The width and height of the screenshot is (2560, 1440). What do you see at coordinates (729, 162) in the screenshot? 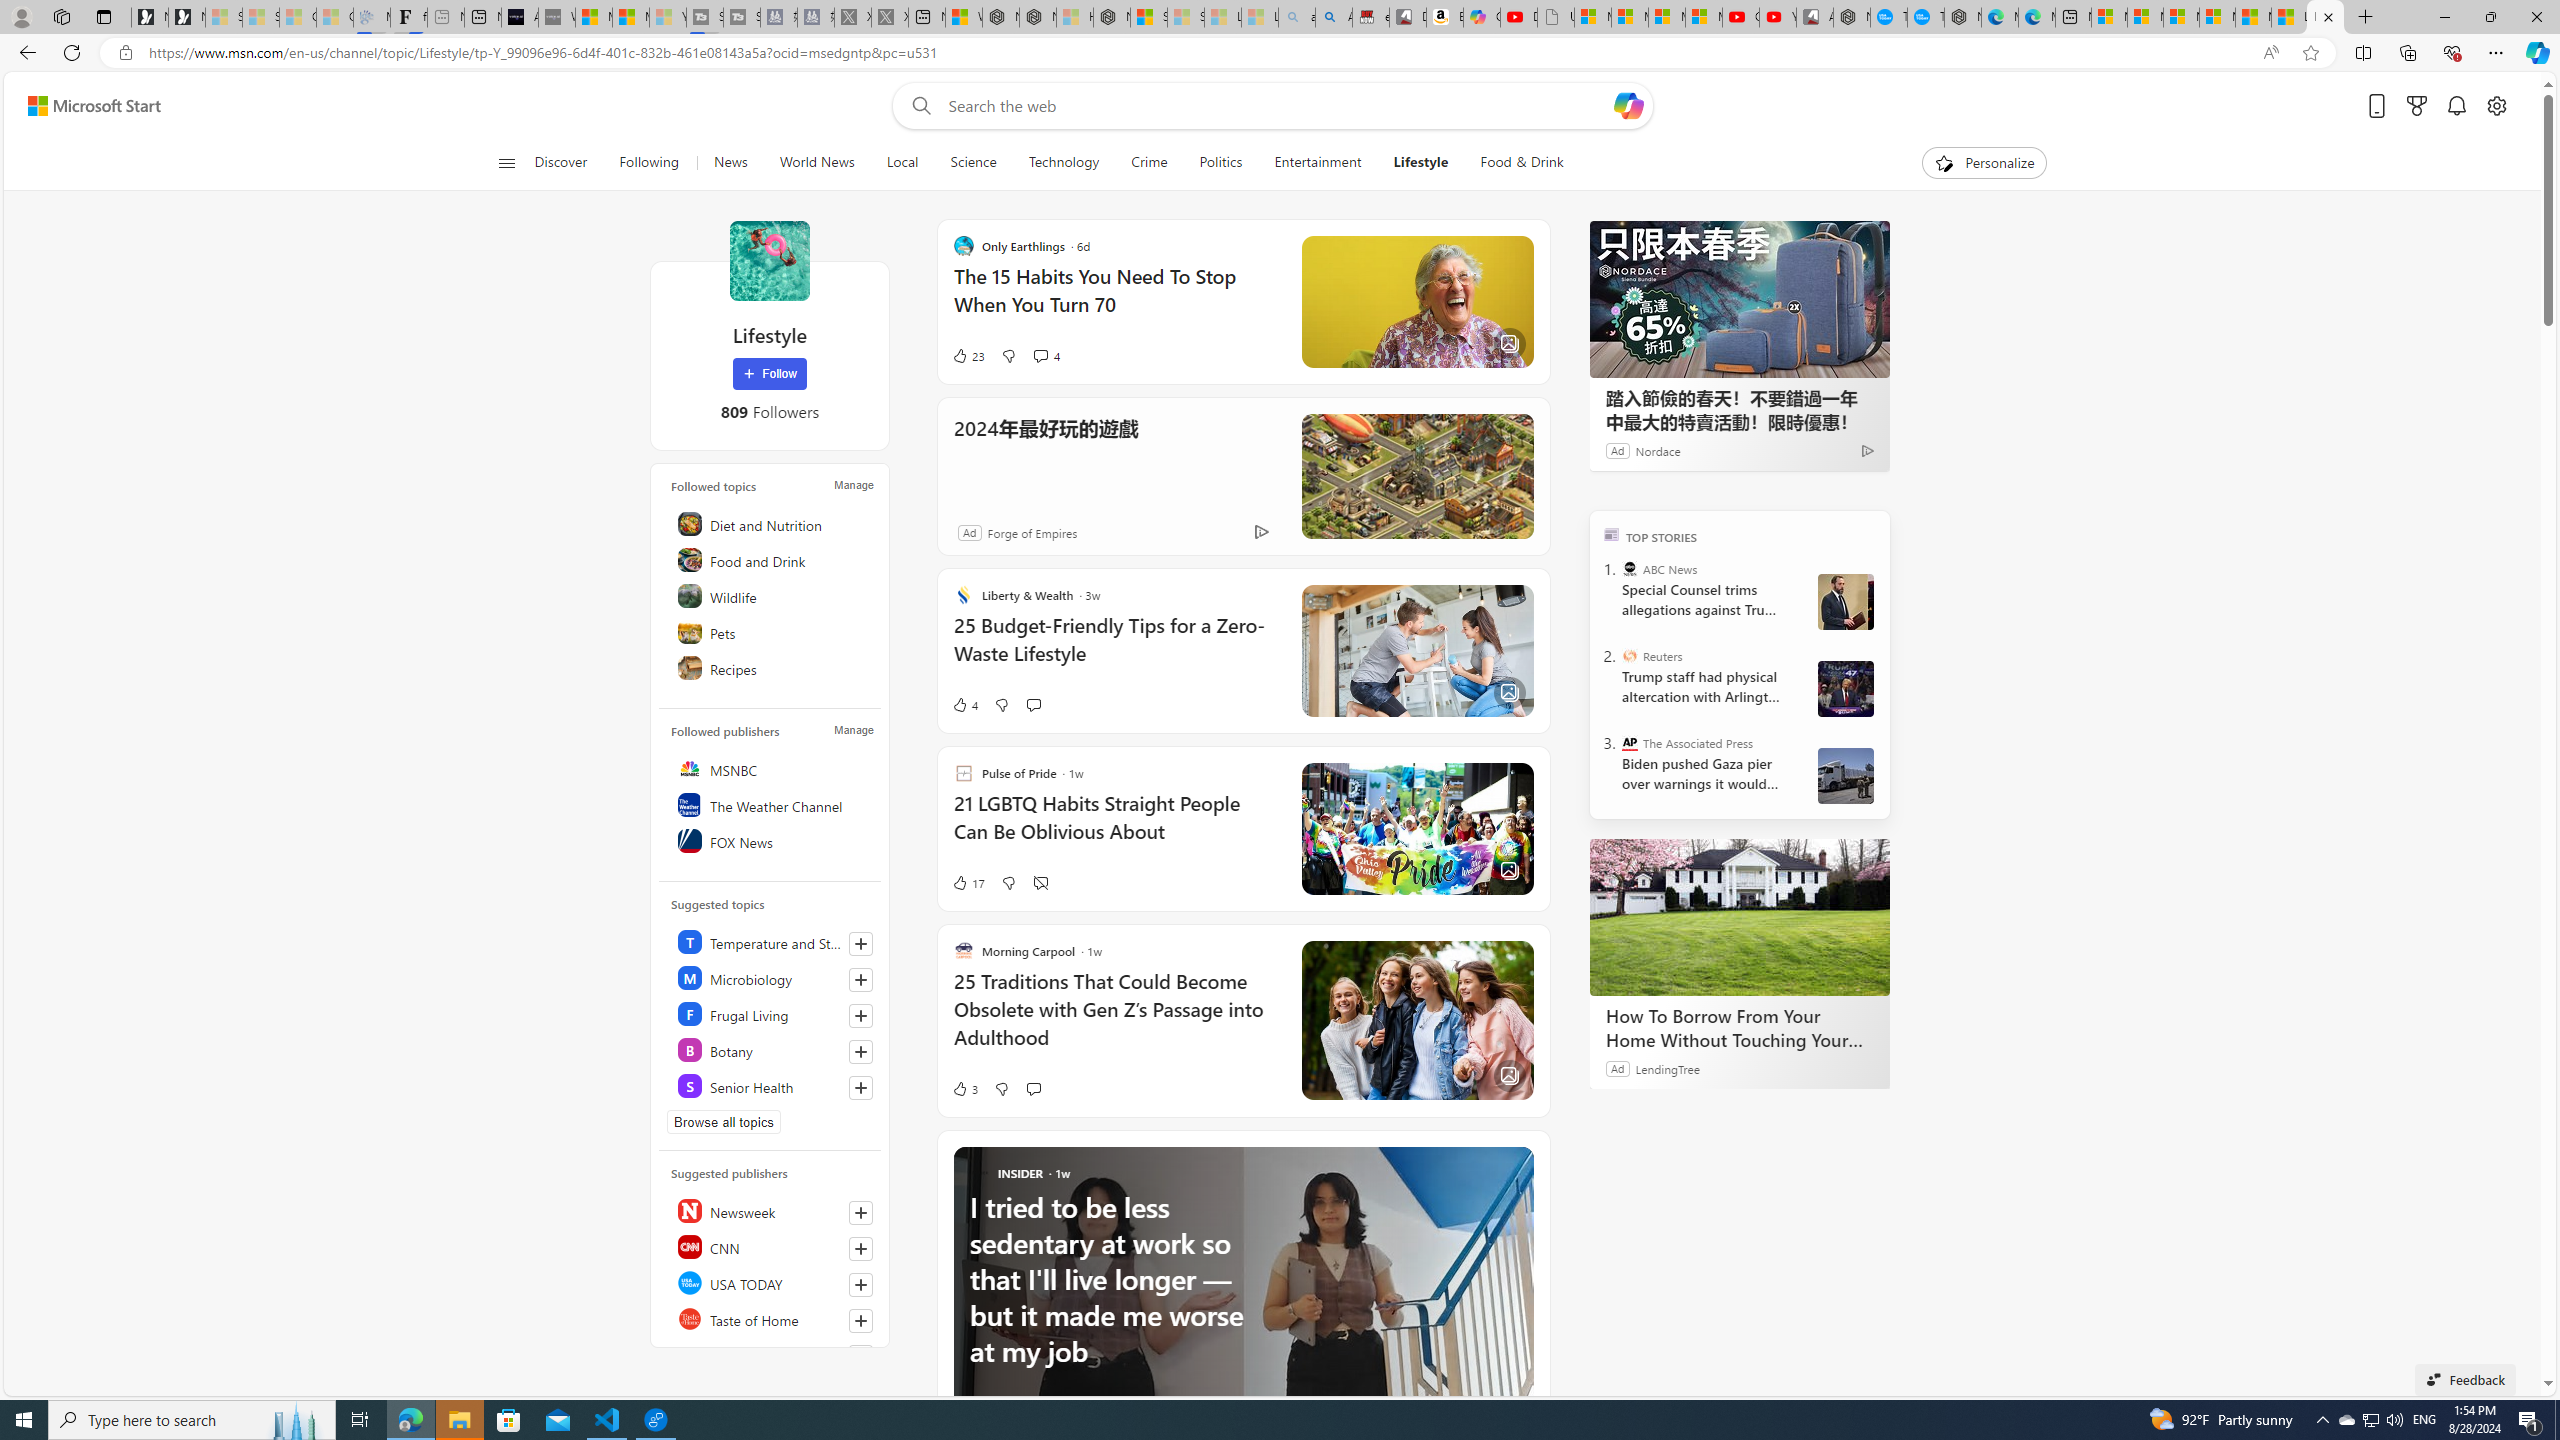
I see `'News'` at bounding box center [729, 162].